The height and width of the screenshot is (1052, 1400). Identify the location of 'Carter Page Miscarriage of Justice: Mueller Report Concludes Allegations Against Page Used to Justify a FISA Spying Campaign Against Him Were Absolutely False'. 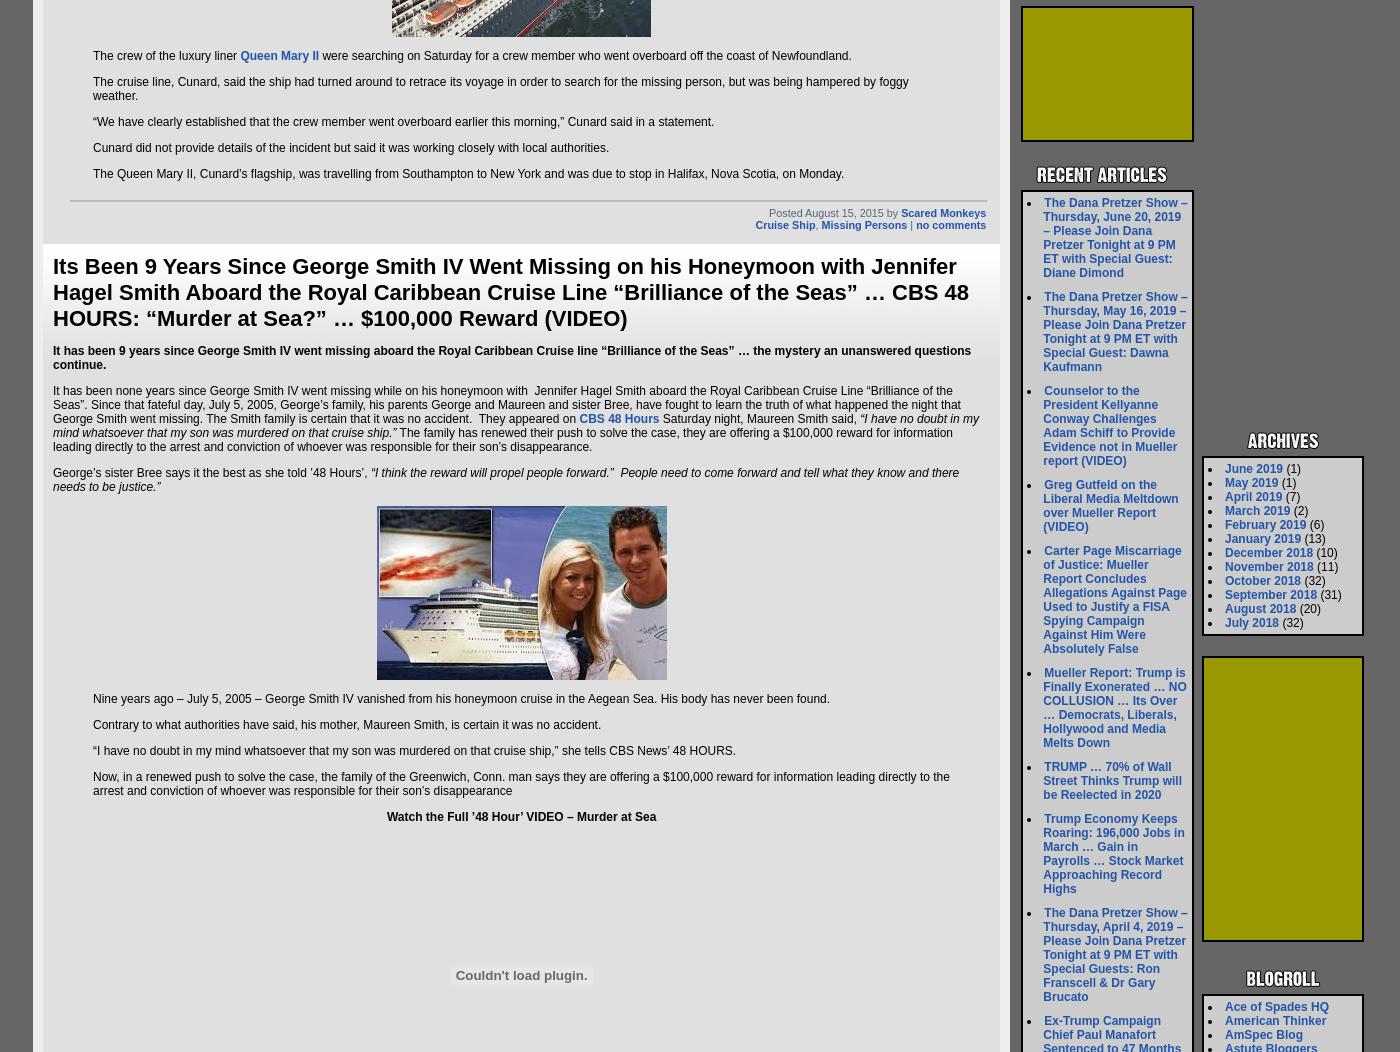
(1114, 598).